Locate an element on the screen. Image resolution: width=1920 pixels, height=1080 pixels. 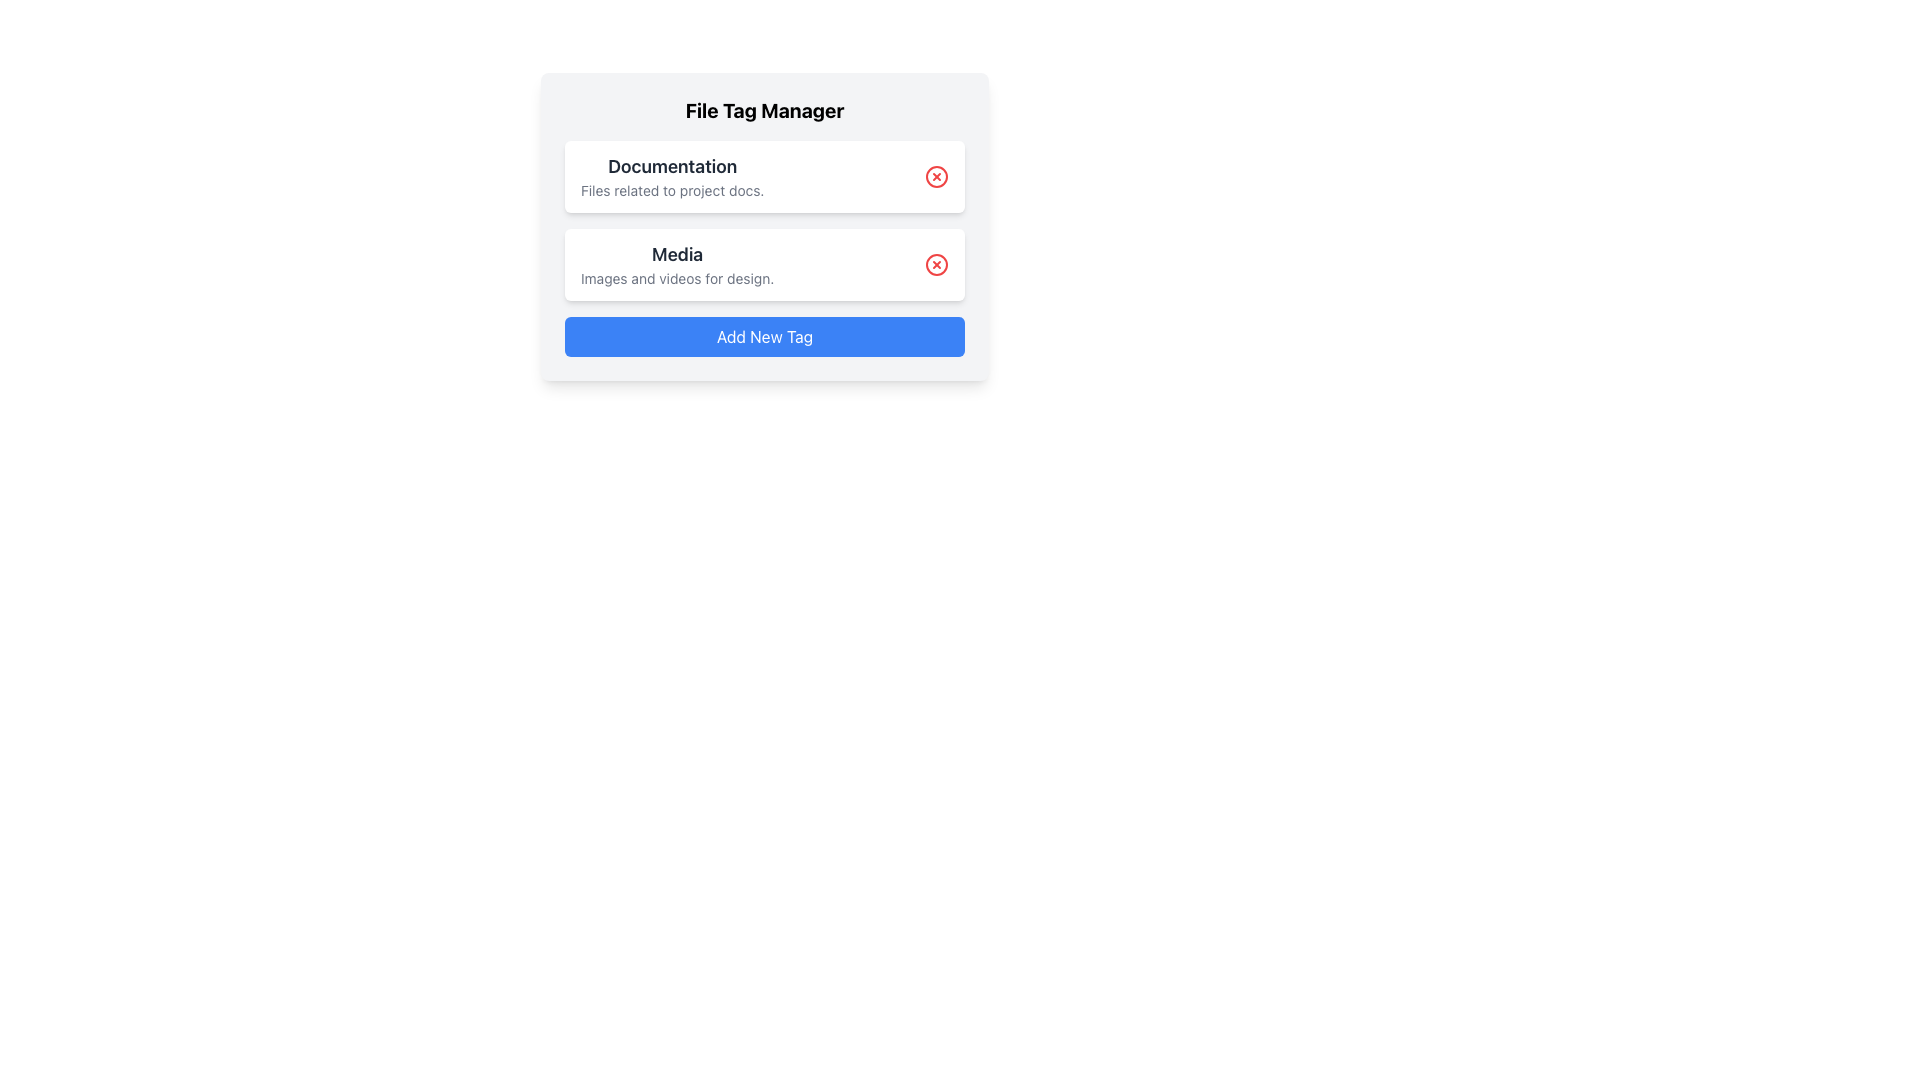
the text element reading 'Files related to project docs.' which is styled in light gray and positioned beneath the title 'Documentation' is located at coordinates (672, 191).